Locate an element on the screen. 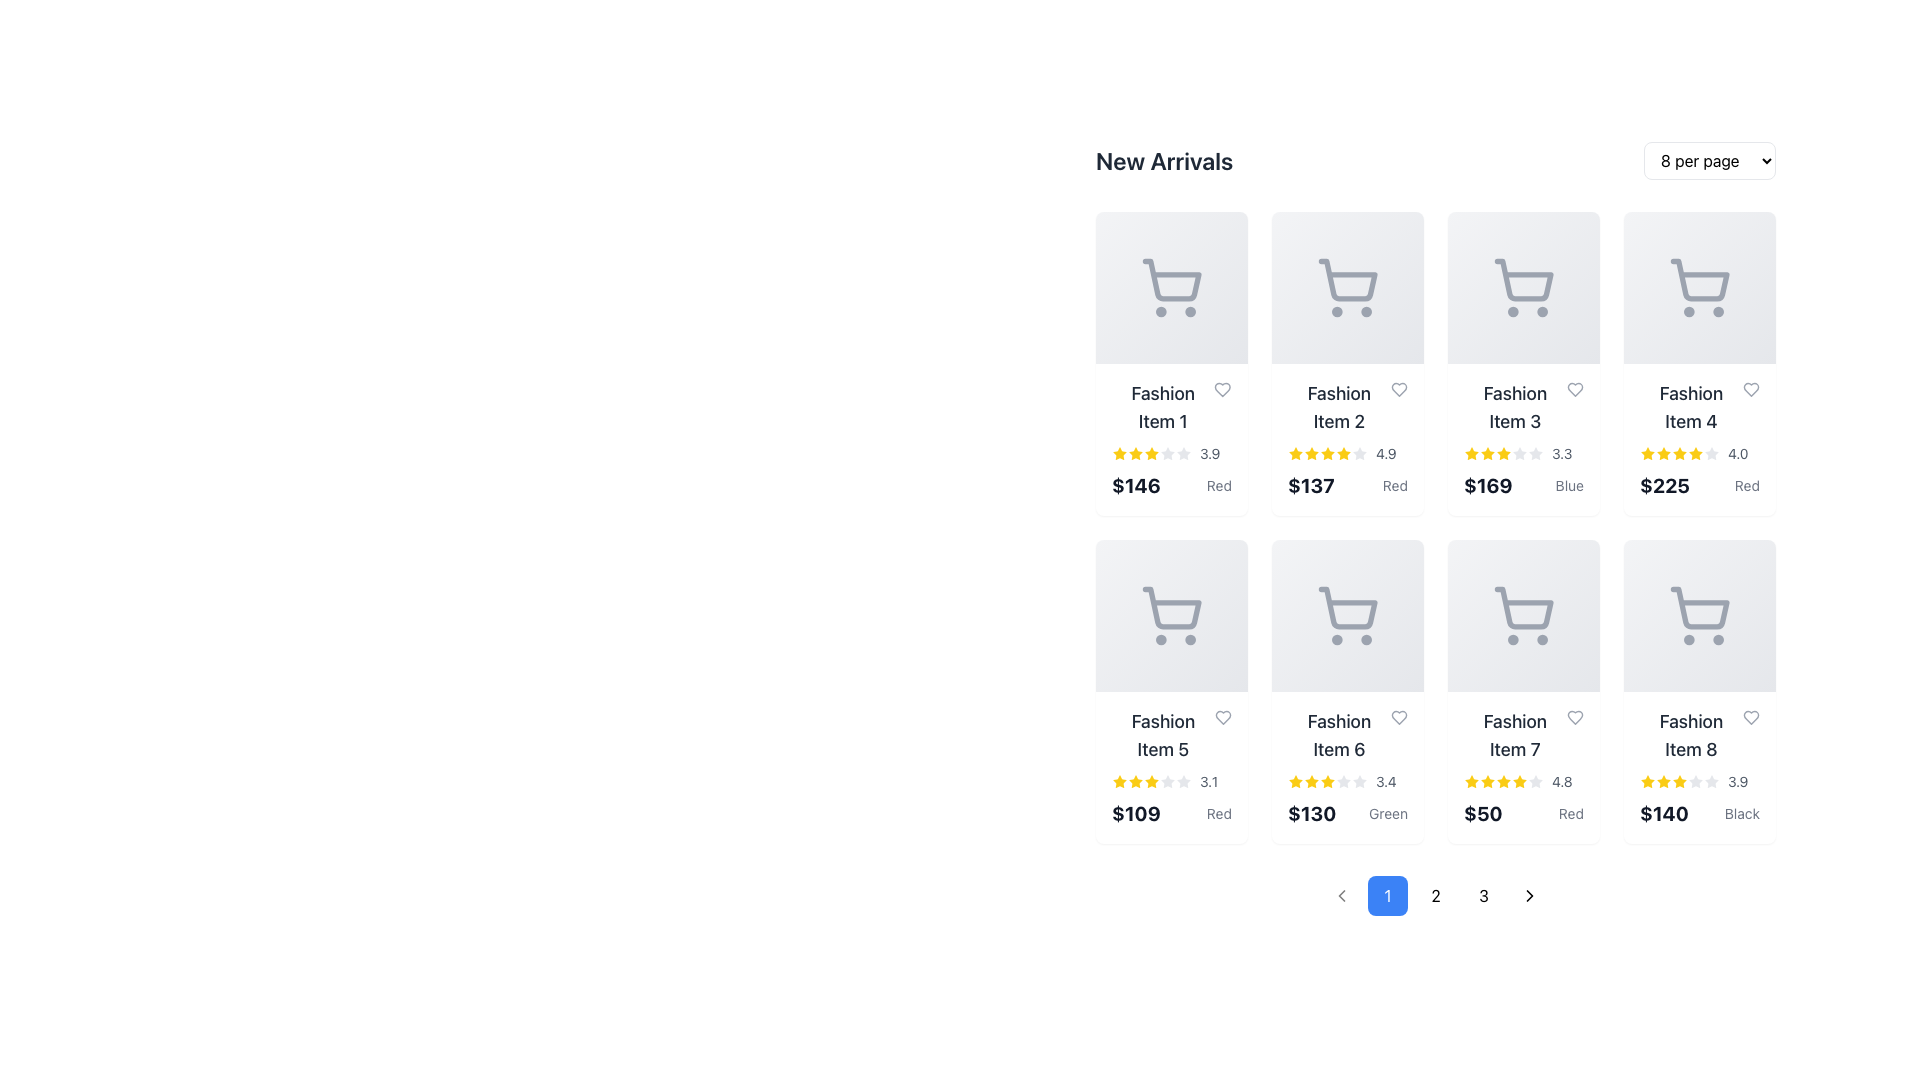  the fifth yellow star icon representing the rating for 'Fashion Item 7' is located at coordinates (1503, 453).